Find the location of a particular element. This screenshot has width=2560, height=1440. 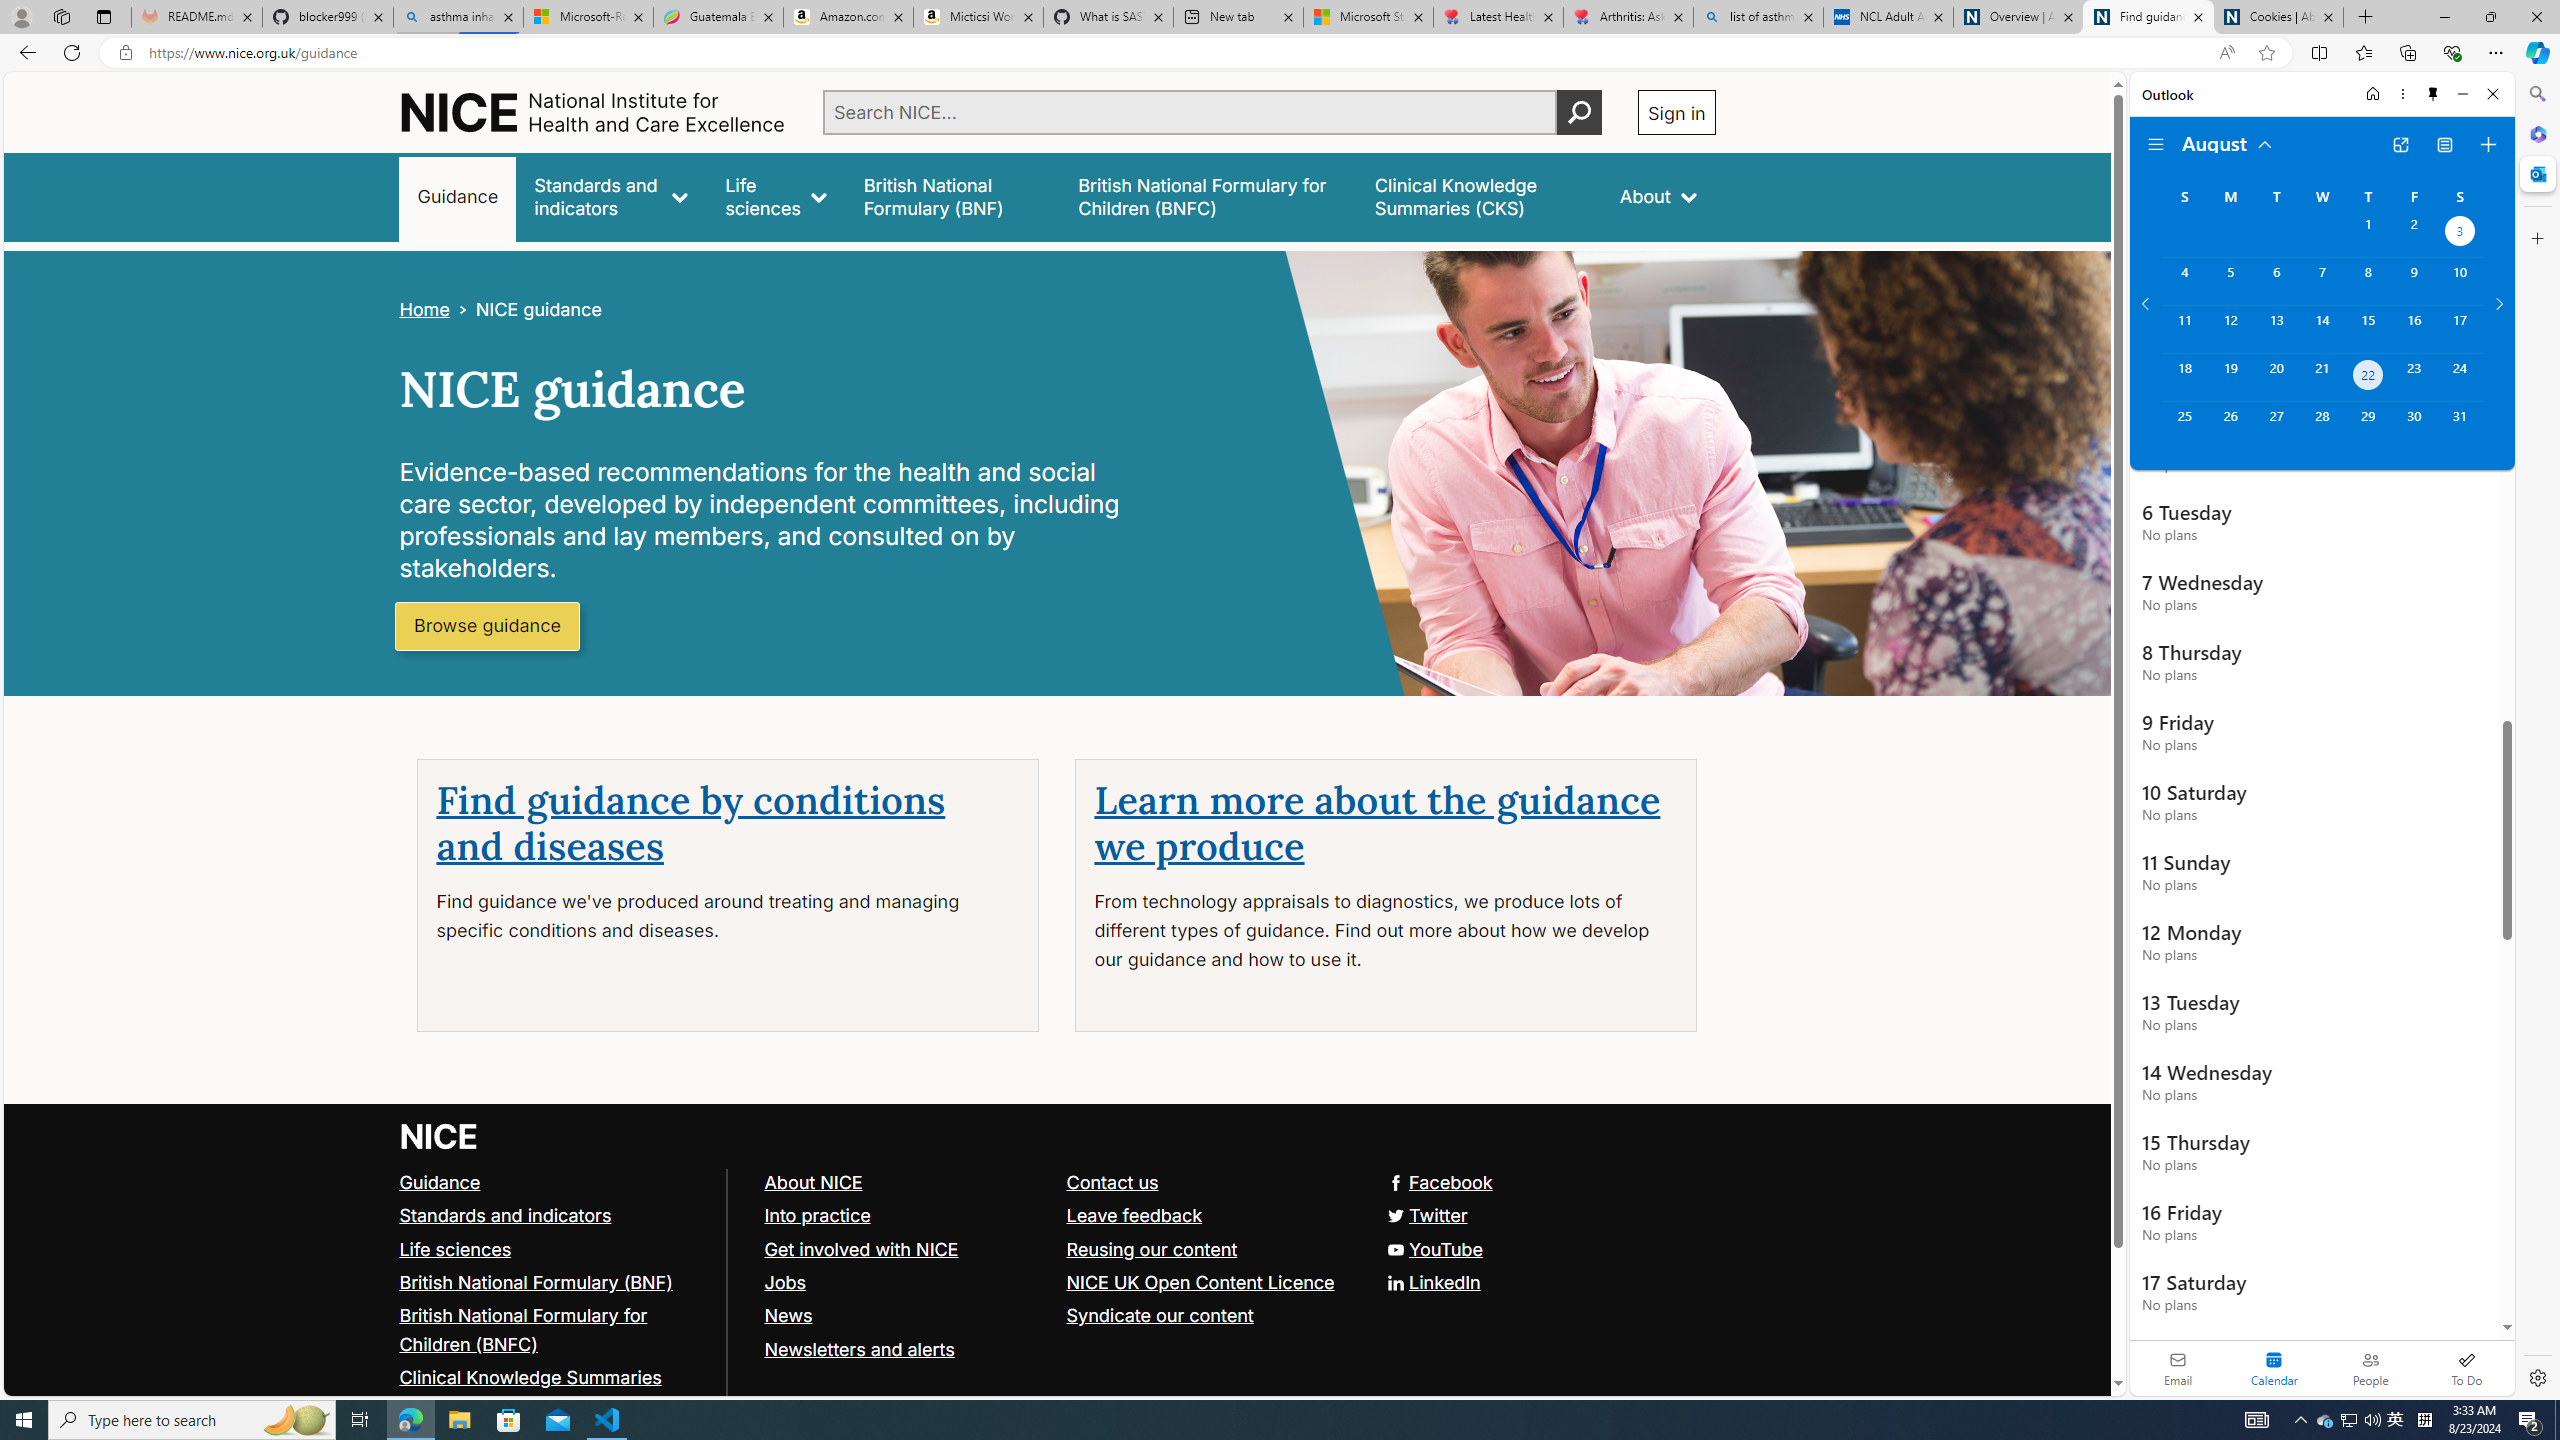

'Monday, August 26, 2024. ' is located at coordinates (2229, 425).